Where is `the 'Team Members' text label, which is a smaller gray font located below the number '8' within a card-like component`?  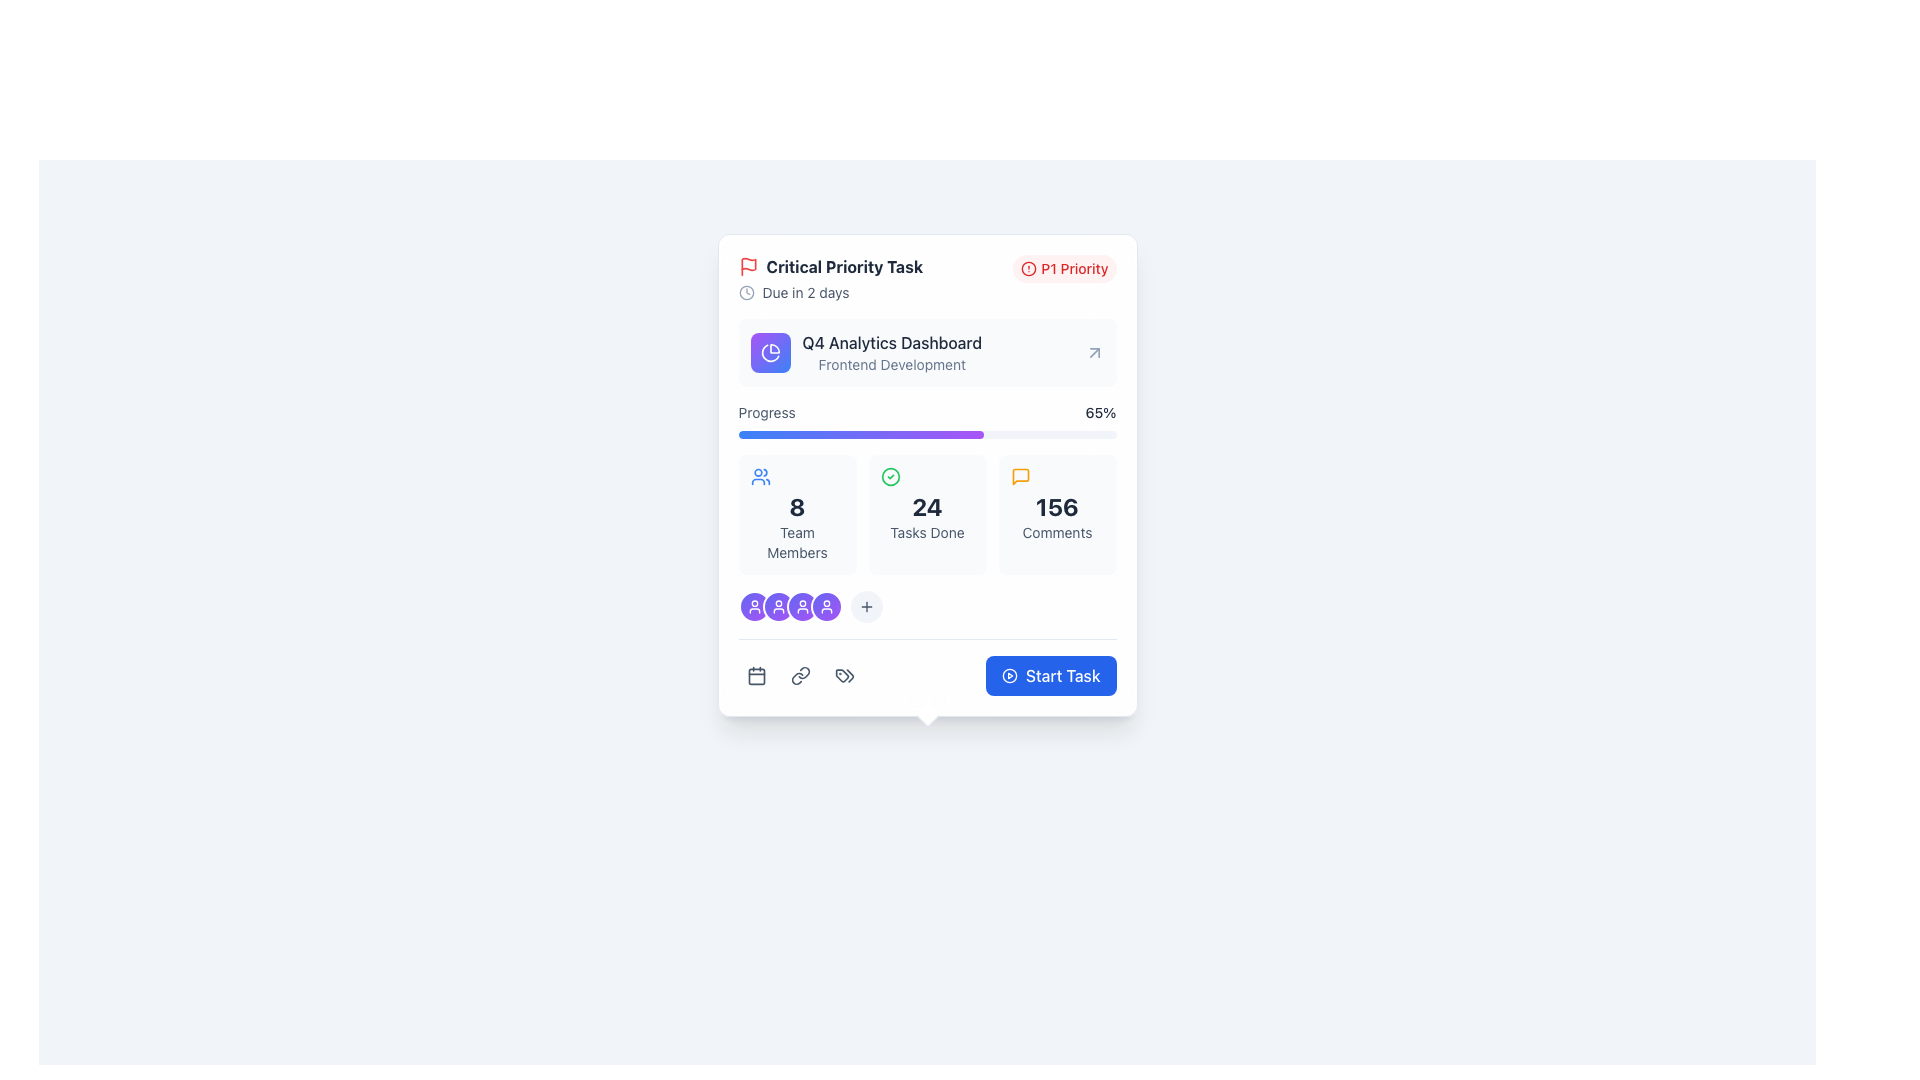 the 'Team Members' text label, which is a smaller gray font located below the number '8' within a card-like component is located at coordinates (796, 543).